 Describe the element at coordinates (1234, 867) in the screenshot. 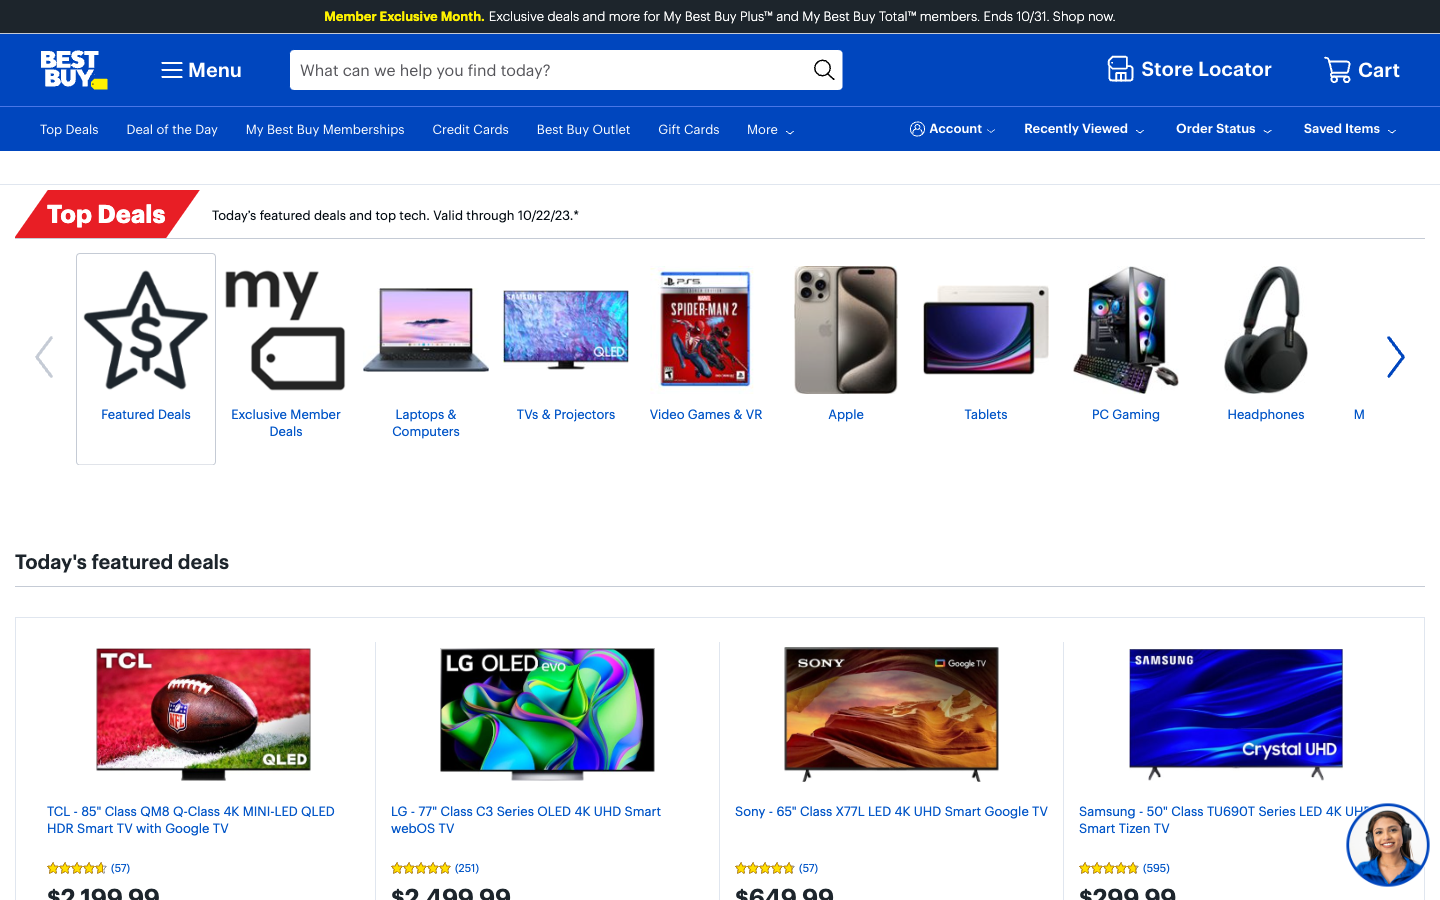

I see `View the reviews for Samsung Crystal UHD TV` at that location.